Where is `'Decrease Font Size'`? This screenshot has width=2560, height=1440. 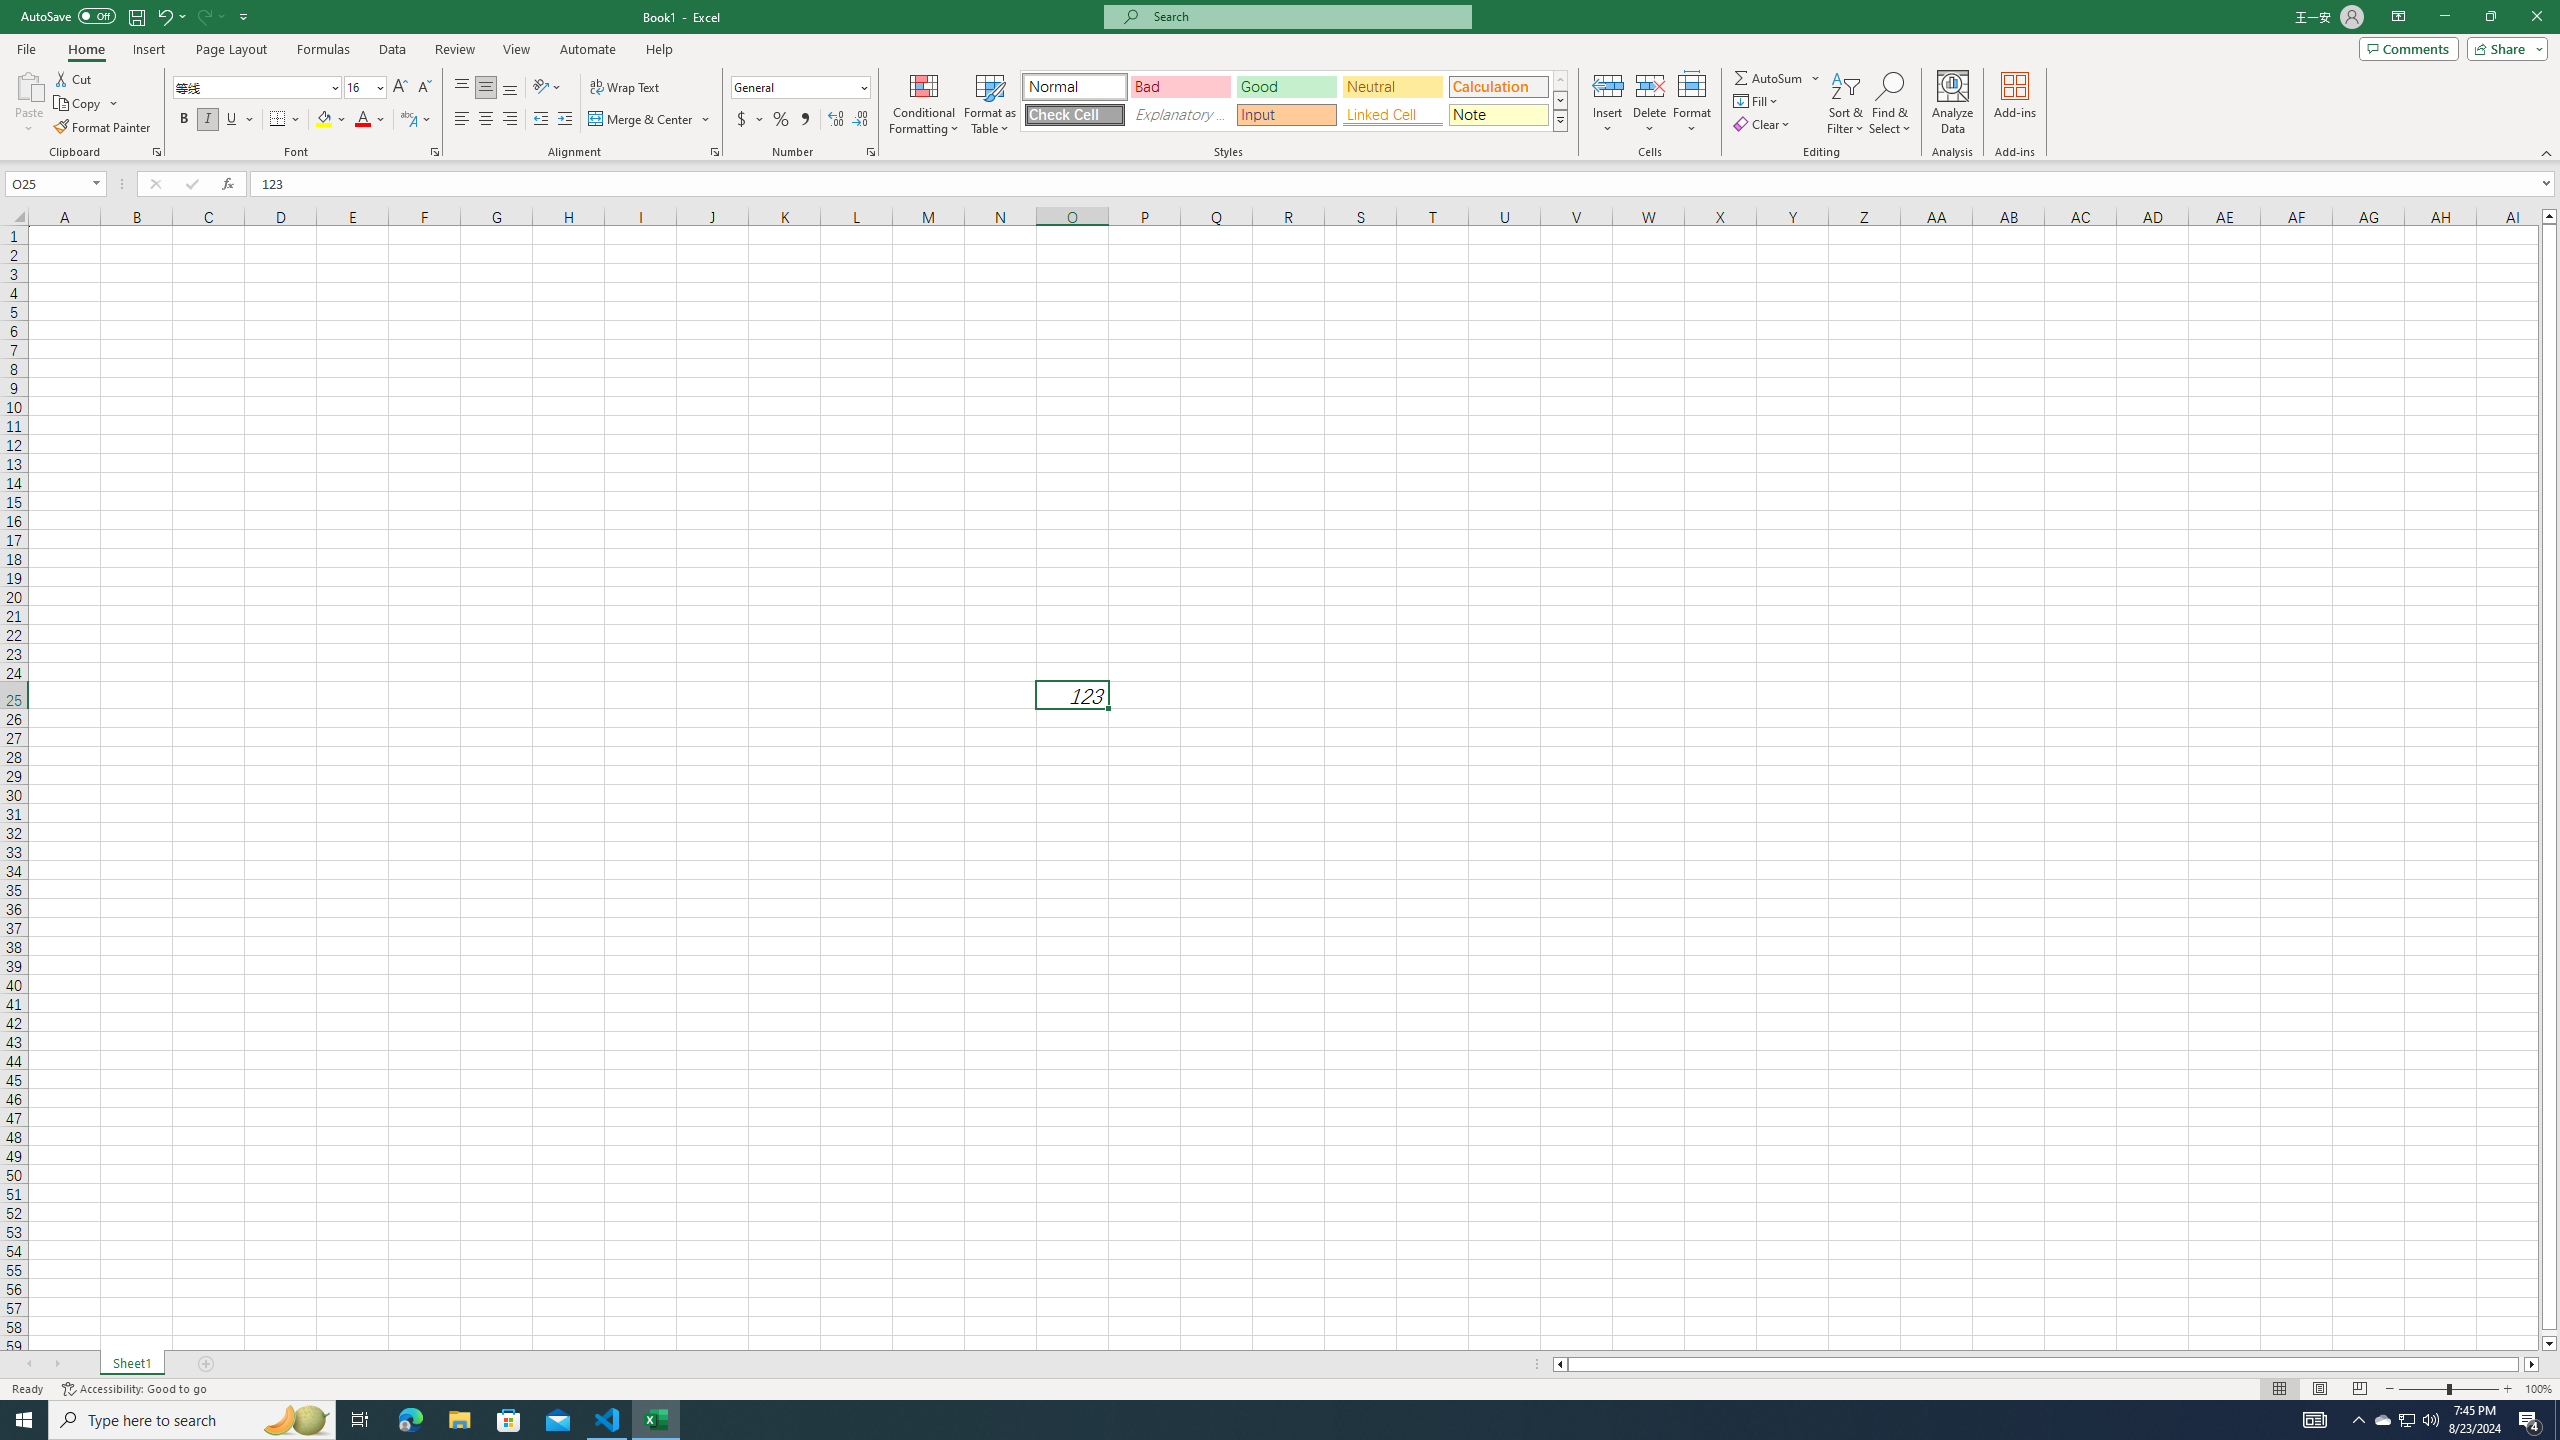
'Decrease Font Size' is located at coordinates (423, 87).